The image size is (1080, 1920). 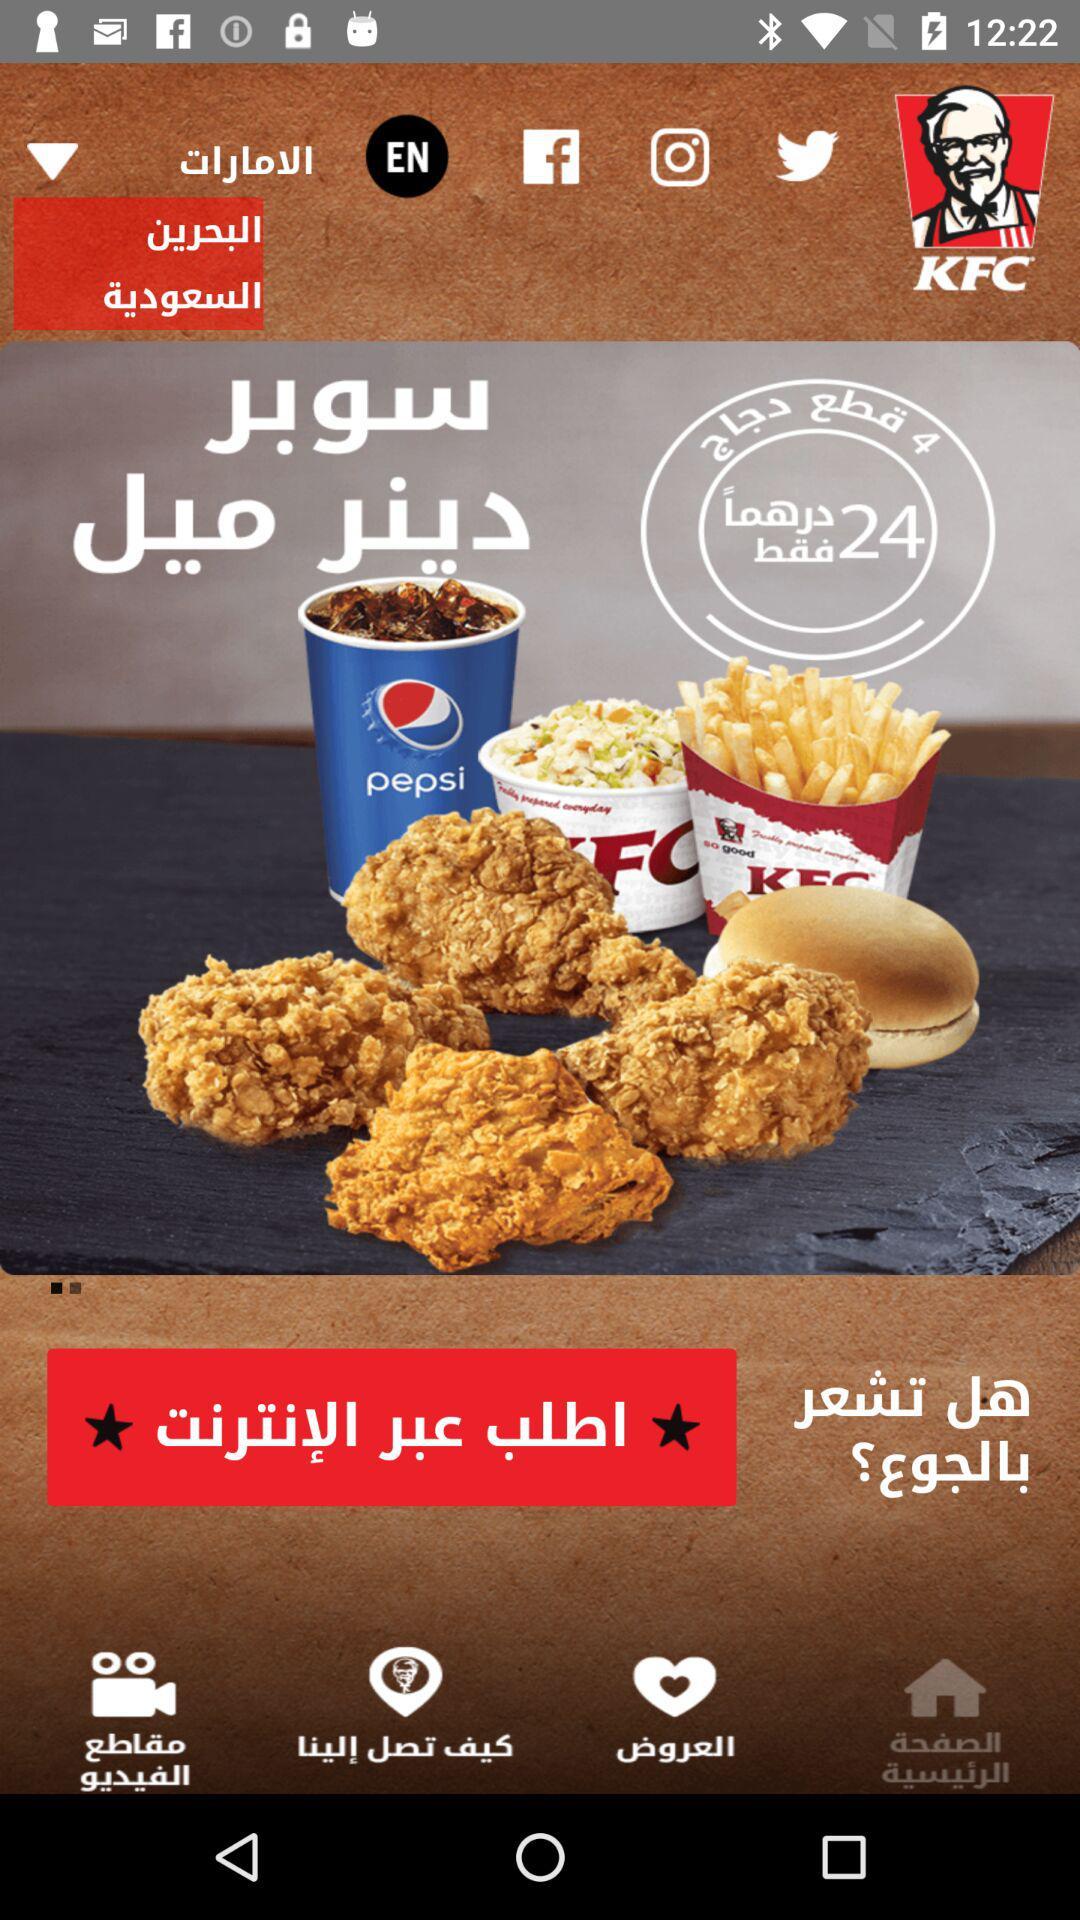 What do you see at coordinates (677, 155) in the screenshot?
I see `the photo icon` at bounding box center [677, 155].